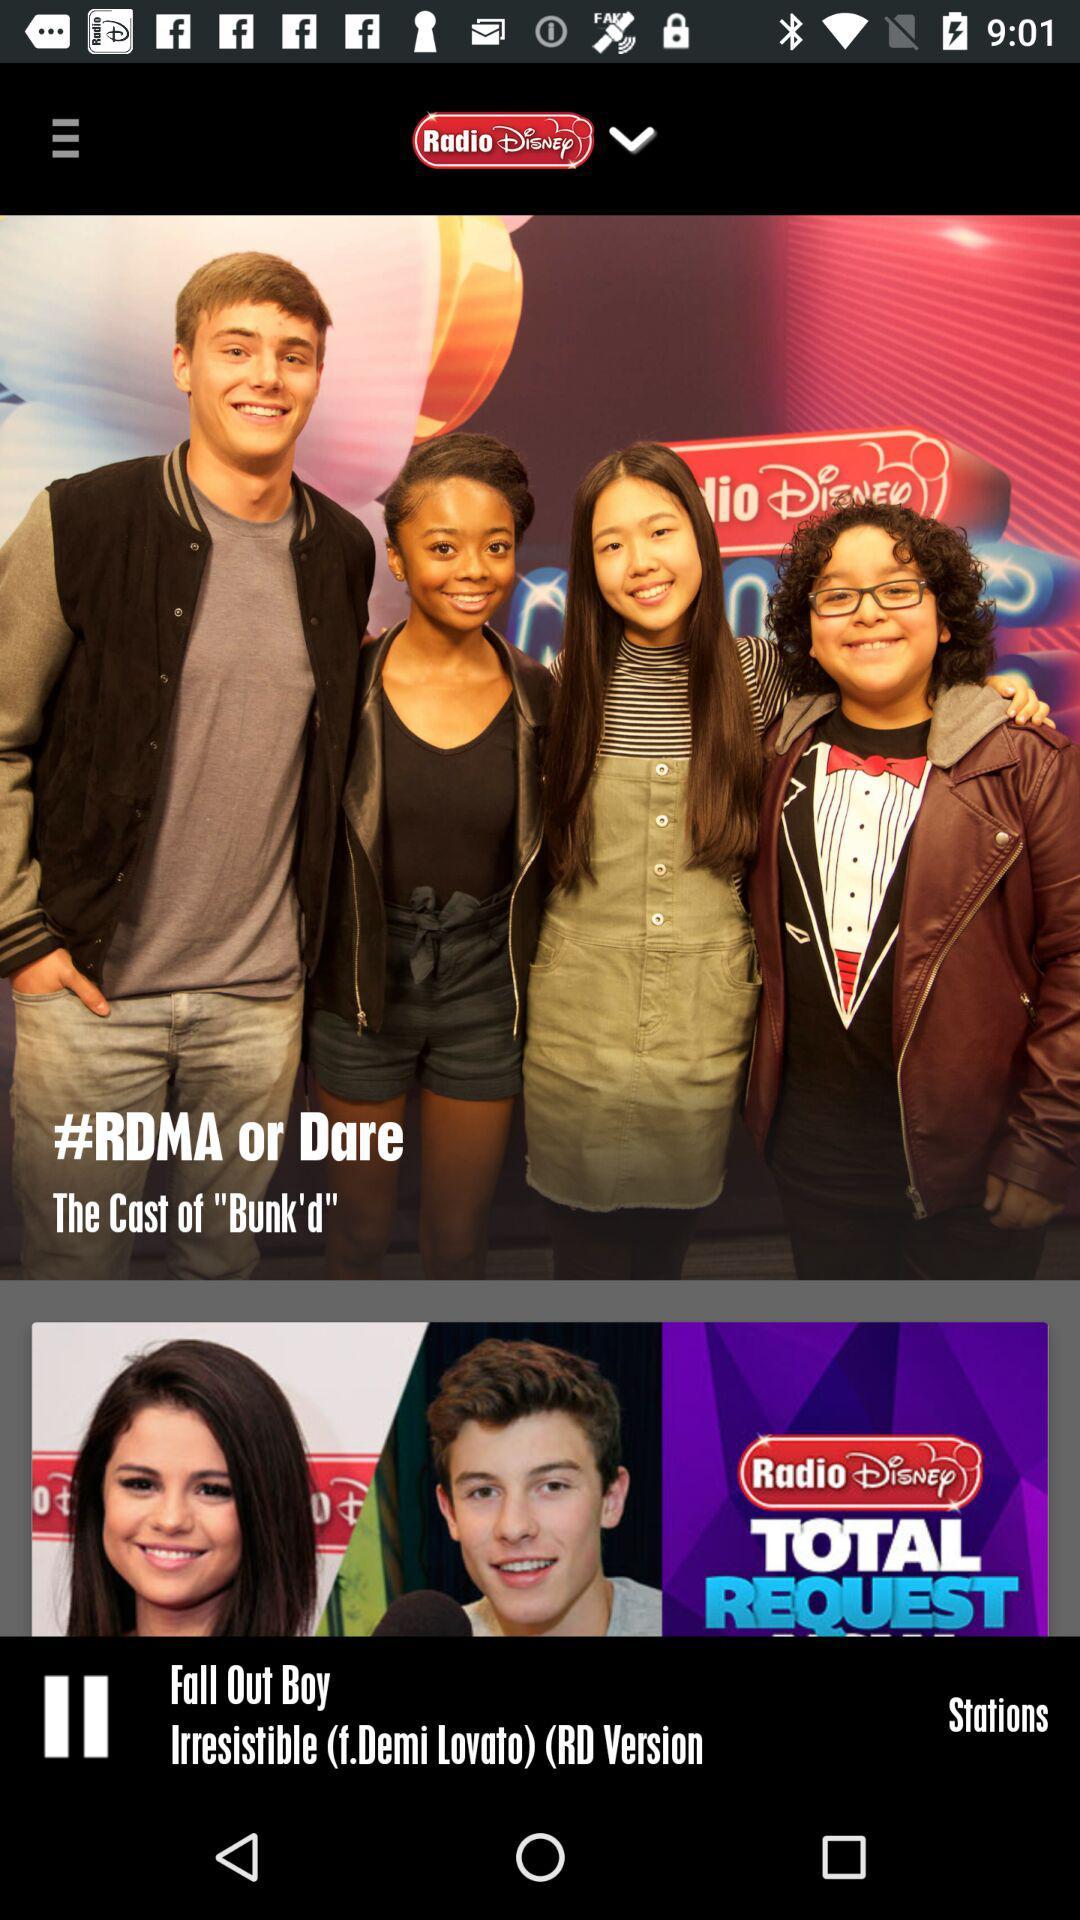  What do you see at coordinates (77, 1714) in the screenshot?
I see `pause the audio` at bounding box center [77, 1714].